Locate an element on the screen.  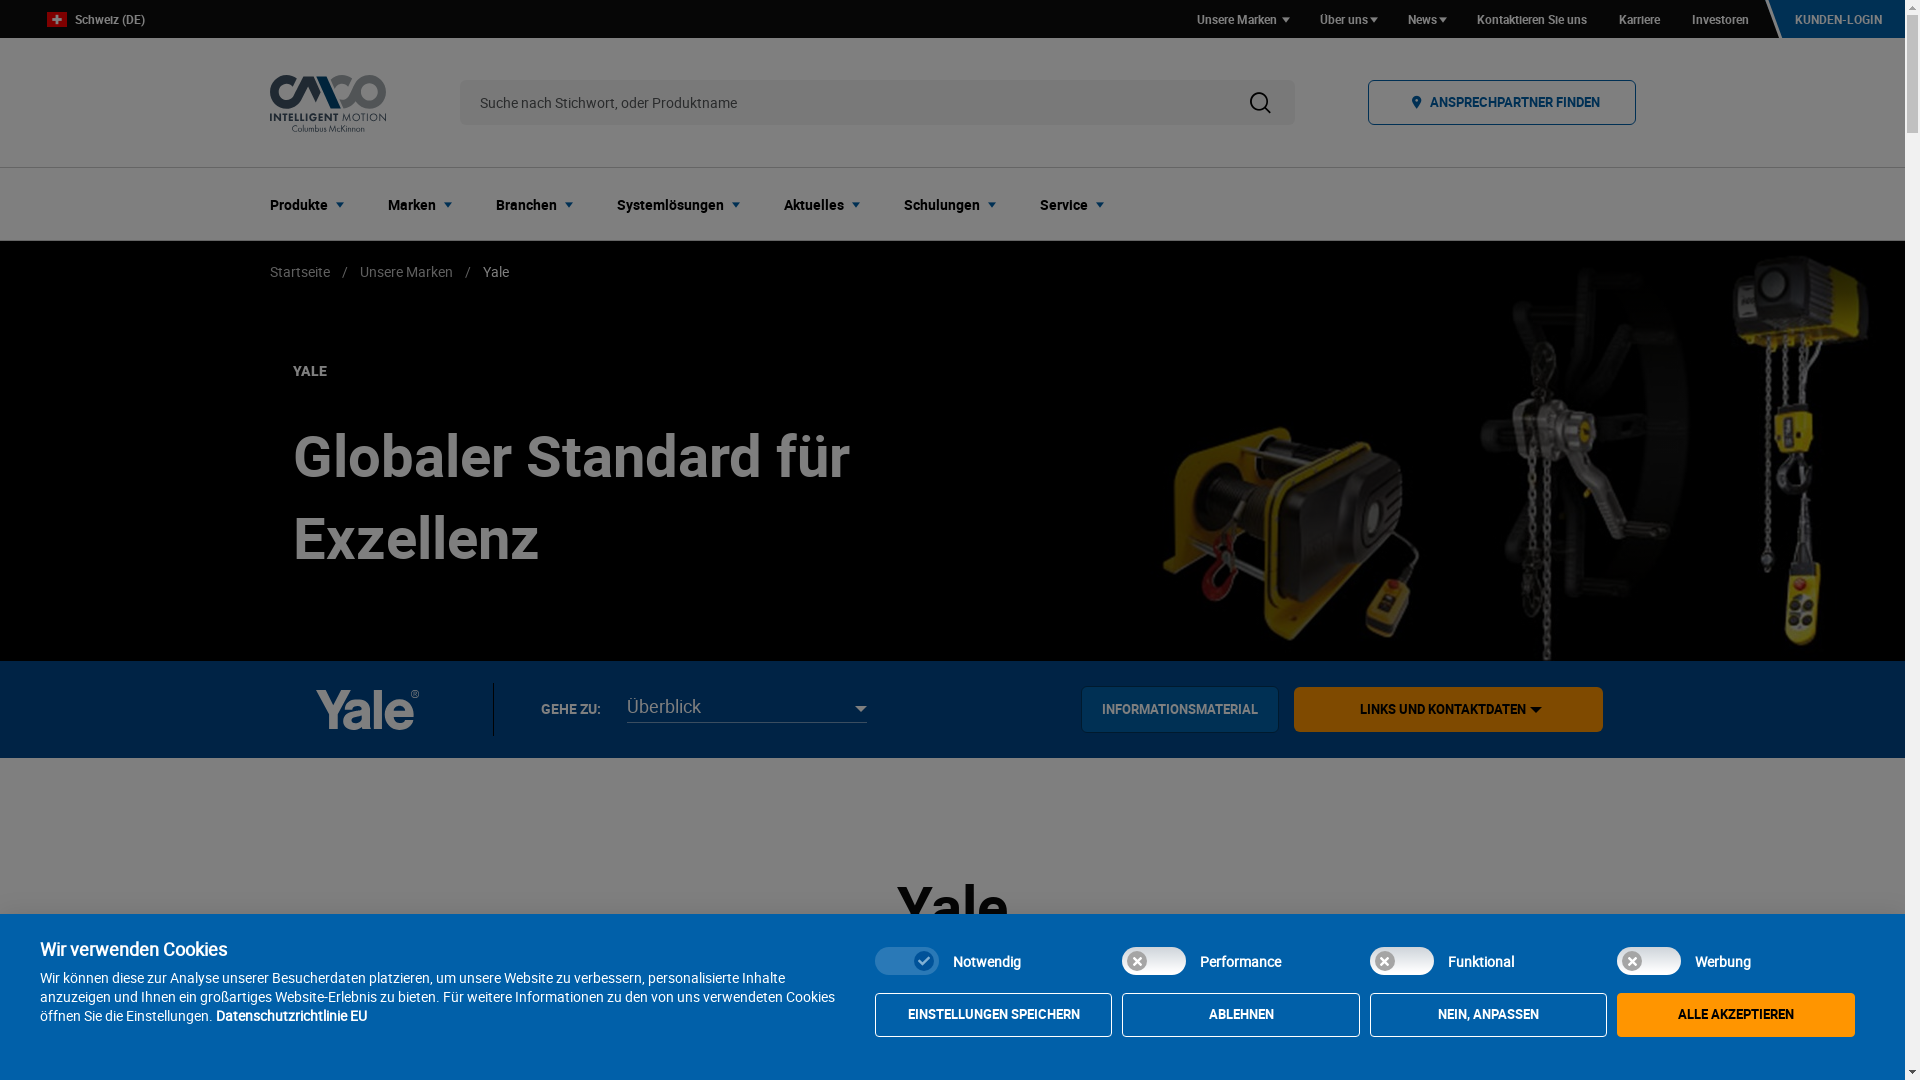
'Aktuelles' is located at coordinates (828, 204).